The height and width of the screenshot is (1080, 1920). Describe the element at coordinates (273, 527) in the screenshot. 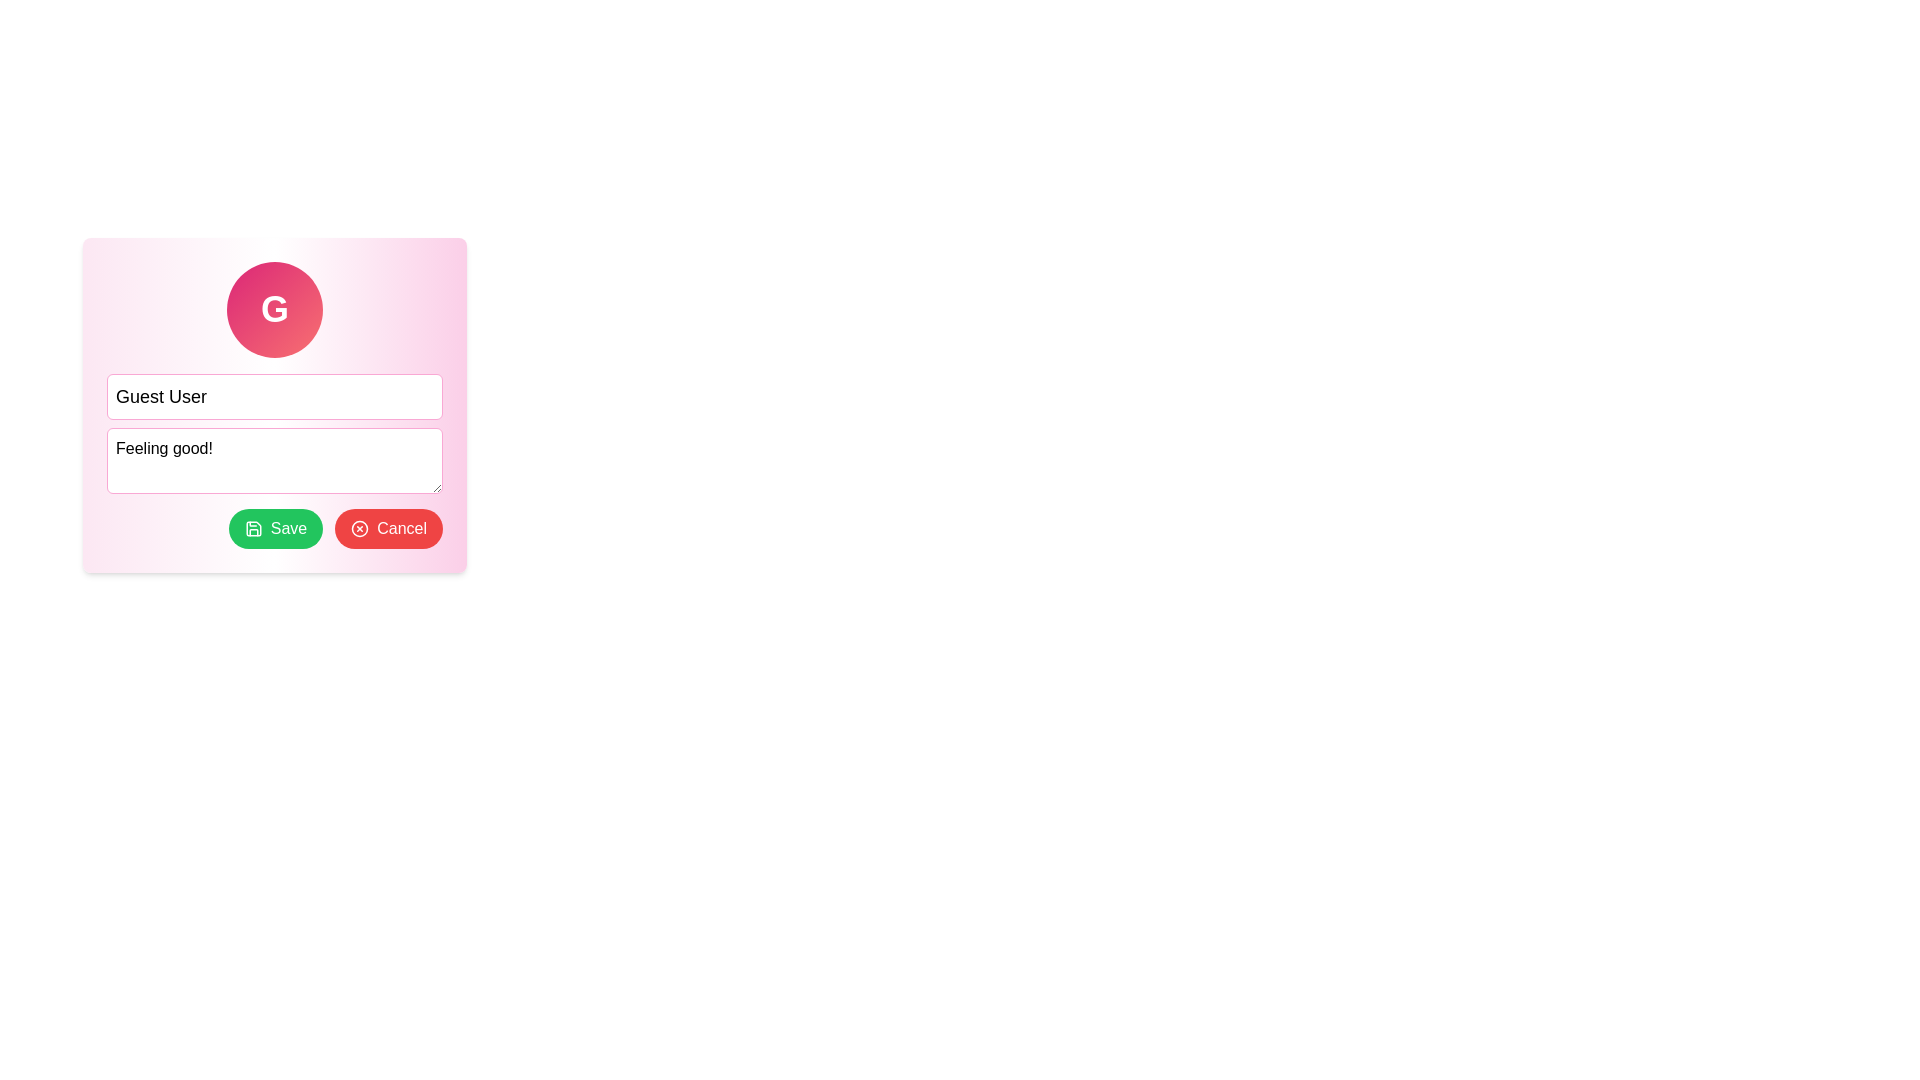

I see `the green 'Save' button with white text and a save icon, located below the text input fields in the form interface` at that location.